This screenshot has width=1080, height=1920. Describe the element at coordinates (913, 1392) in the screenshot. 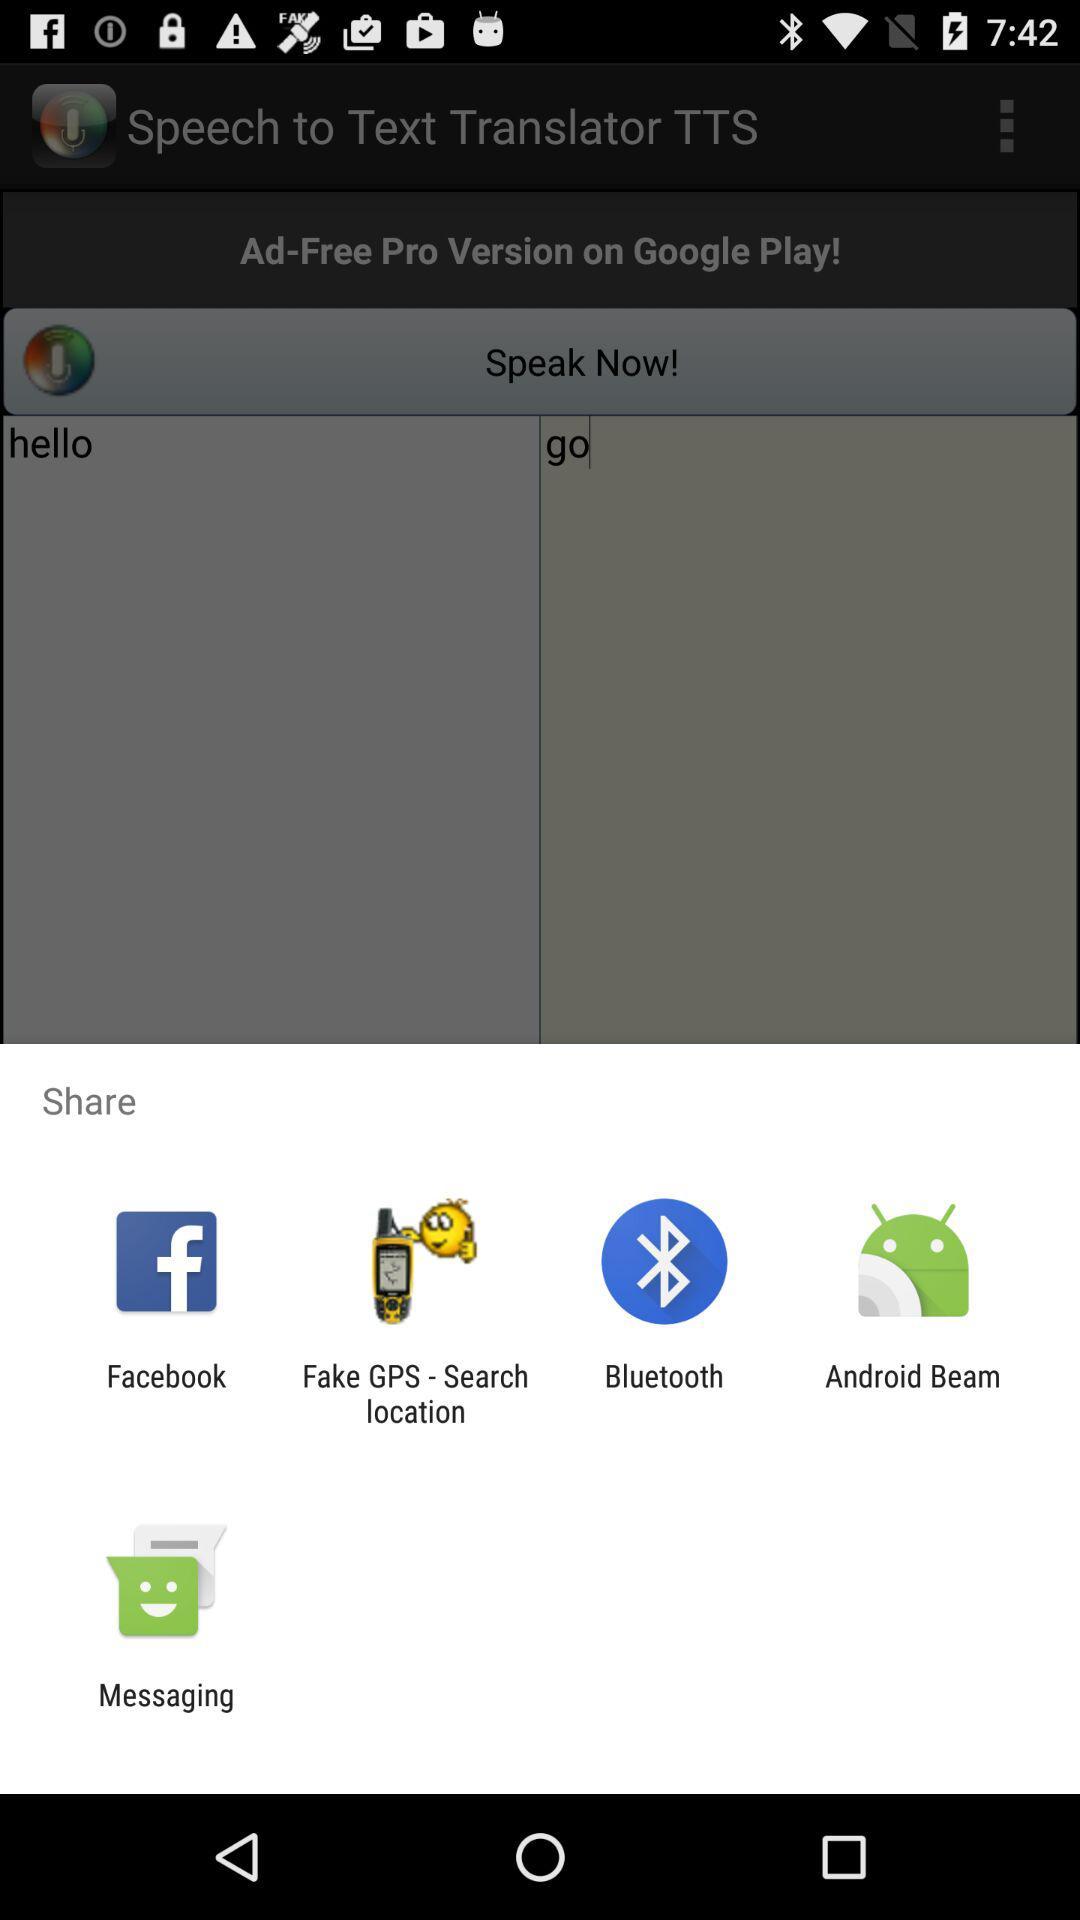

I see `app next to the bluetooth app` at that location.